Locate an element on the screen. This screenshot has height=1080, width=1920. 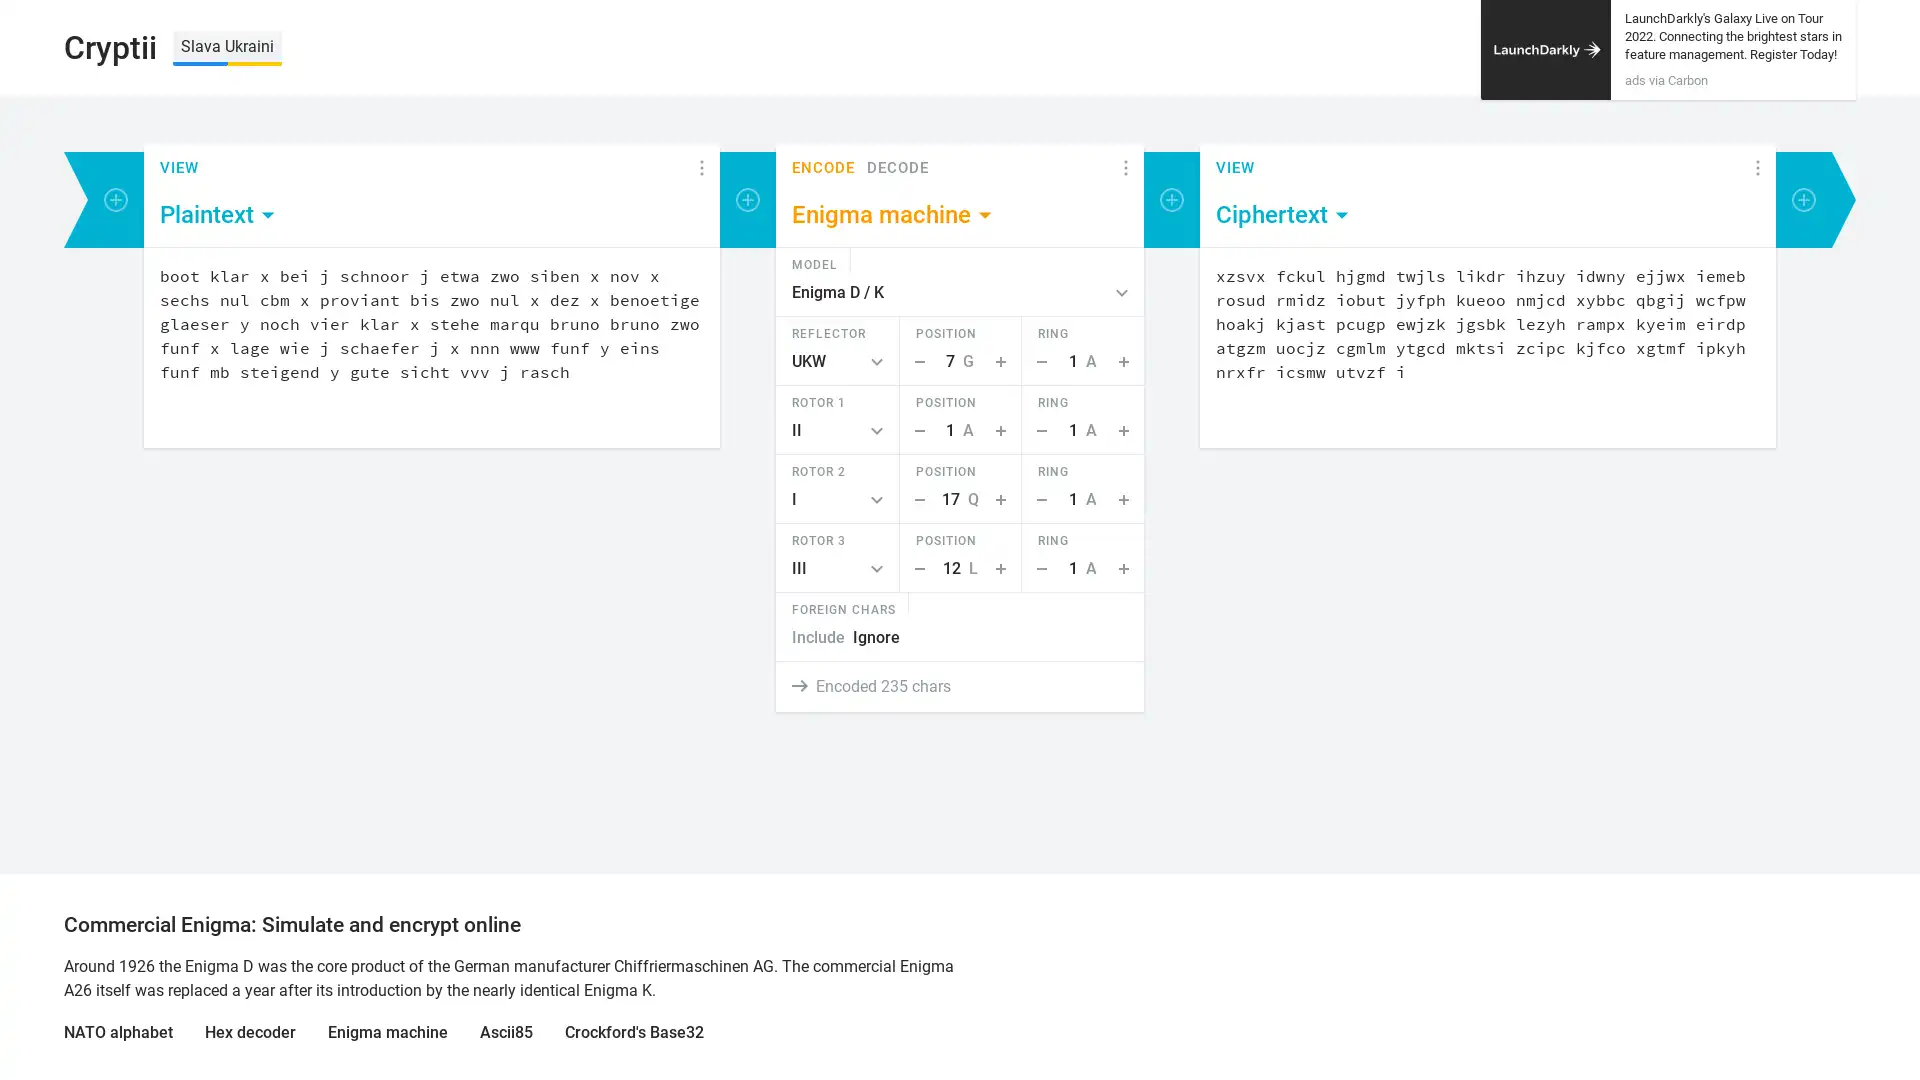
Step Up is located at coordinates (1127, 430).